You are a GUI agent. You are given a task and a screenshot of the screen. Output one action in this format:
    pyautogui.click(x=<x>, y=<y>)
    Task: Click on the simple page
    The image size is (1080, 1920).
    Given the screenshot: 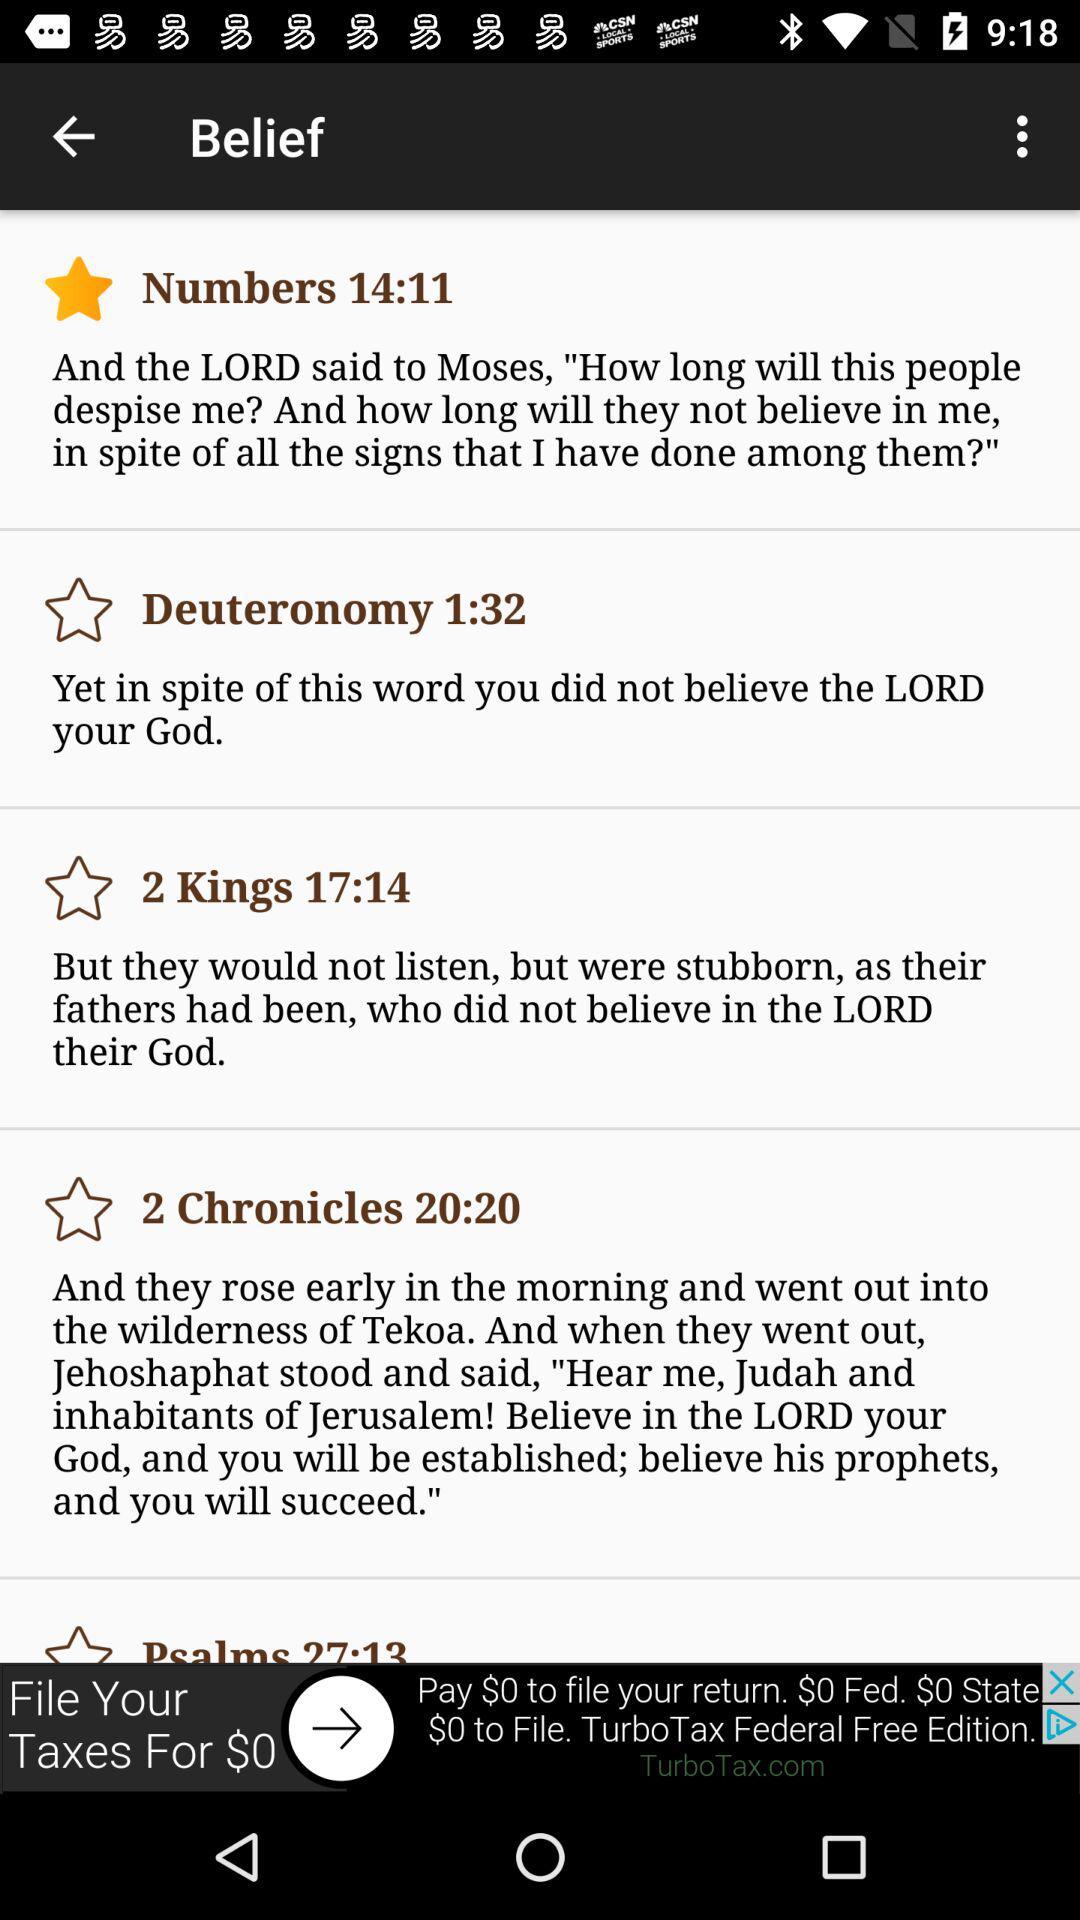 What is the action you would take?
    pyautogui.click(x=77, y=287)
    